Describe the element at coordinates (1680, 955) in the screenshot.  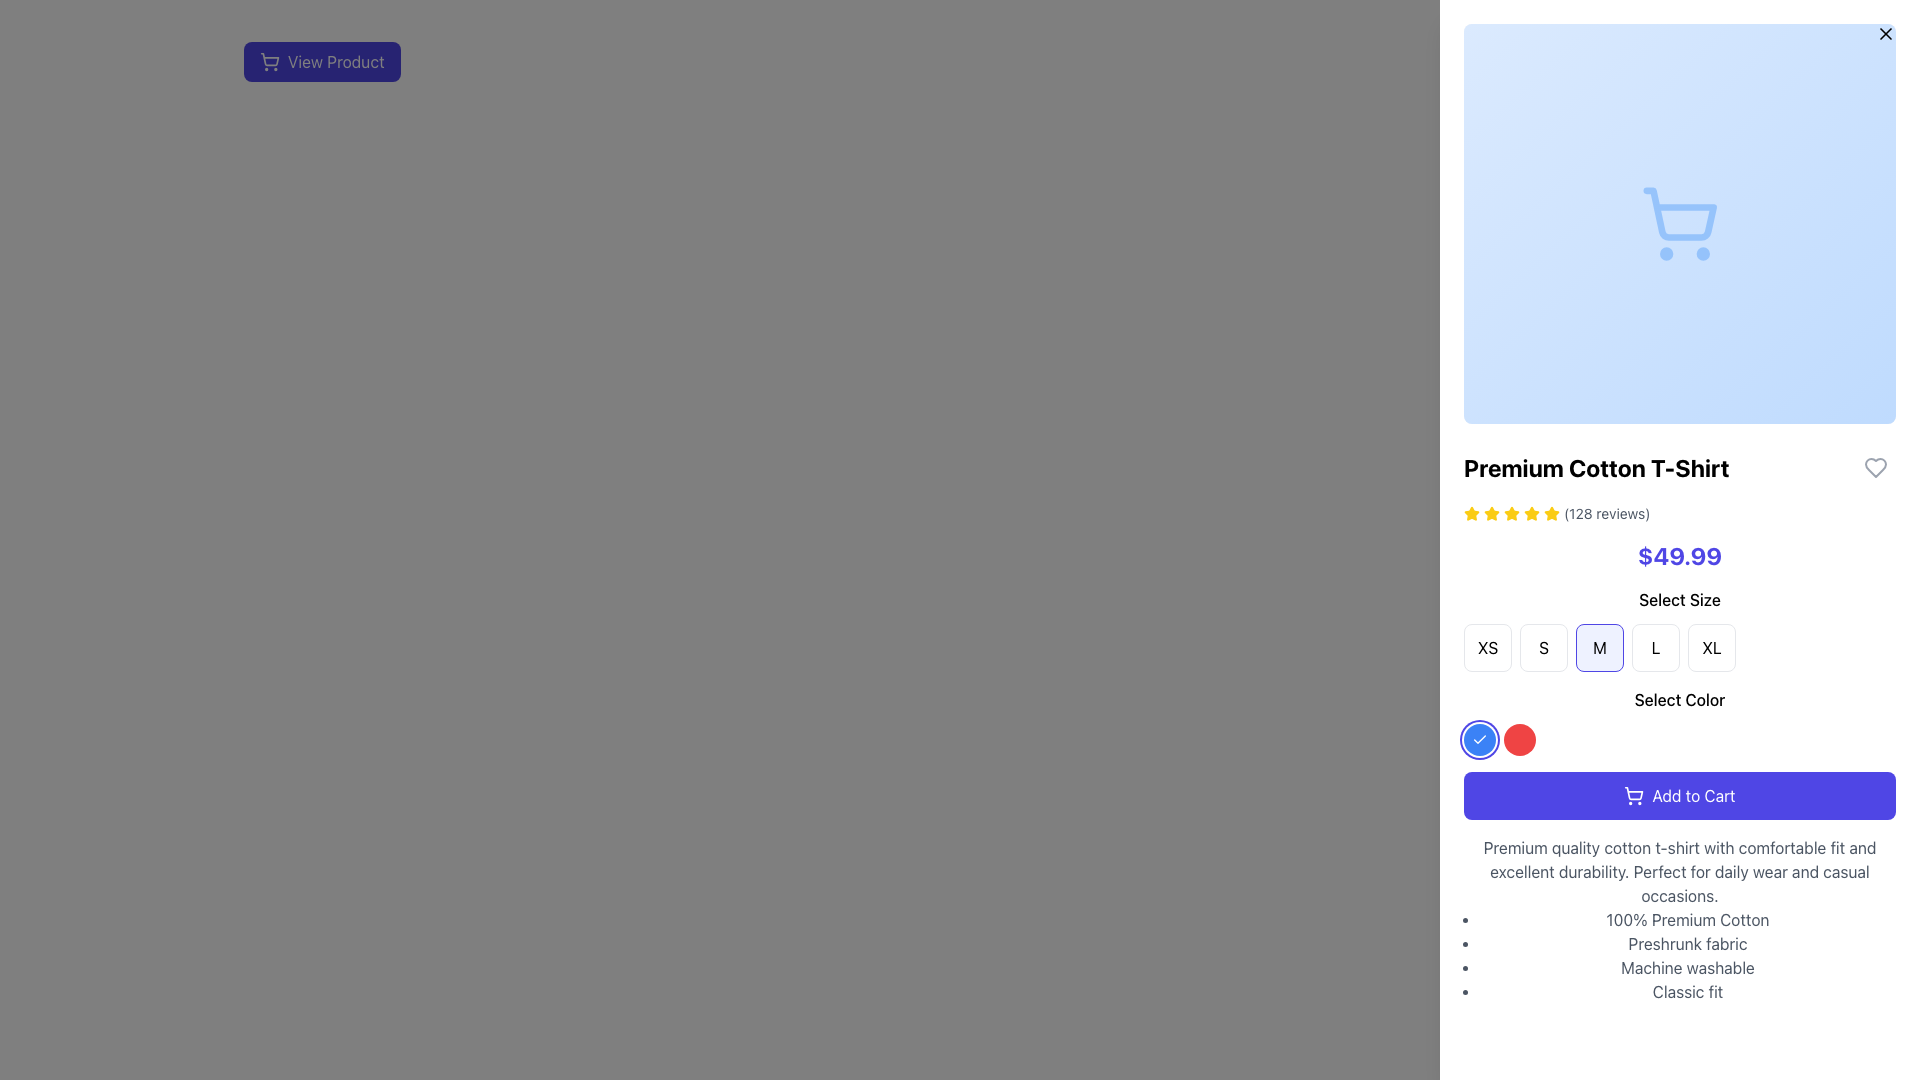
I see `list of text items with bullets that includes '100% Premium Cotton', 'Preshrunk fabric', 'Machine washable', and 'Classic fit' located near the bottom of the product information panel` at that location.